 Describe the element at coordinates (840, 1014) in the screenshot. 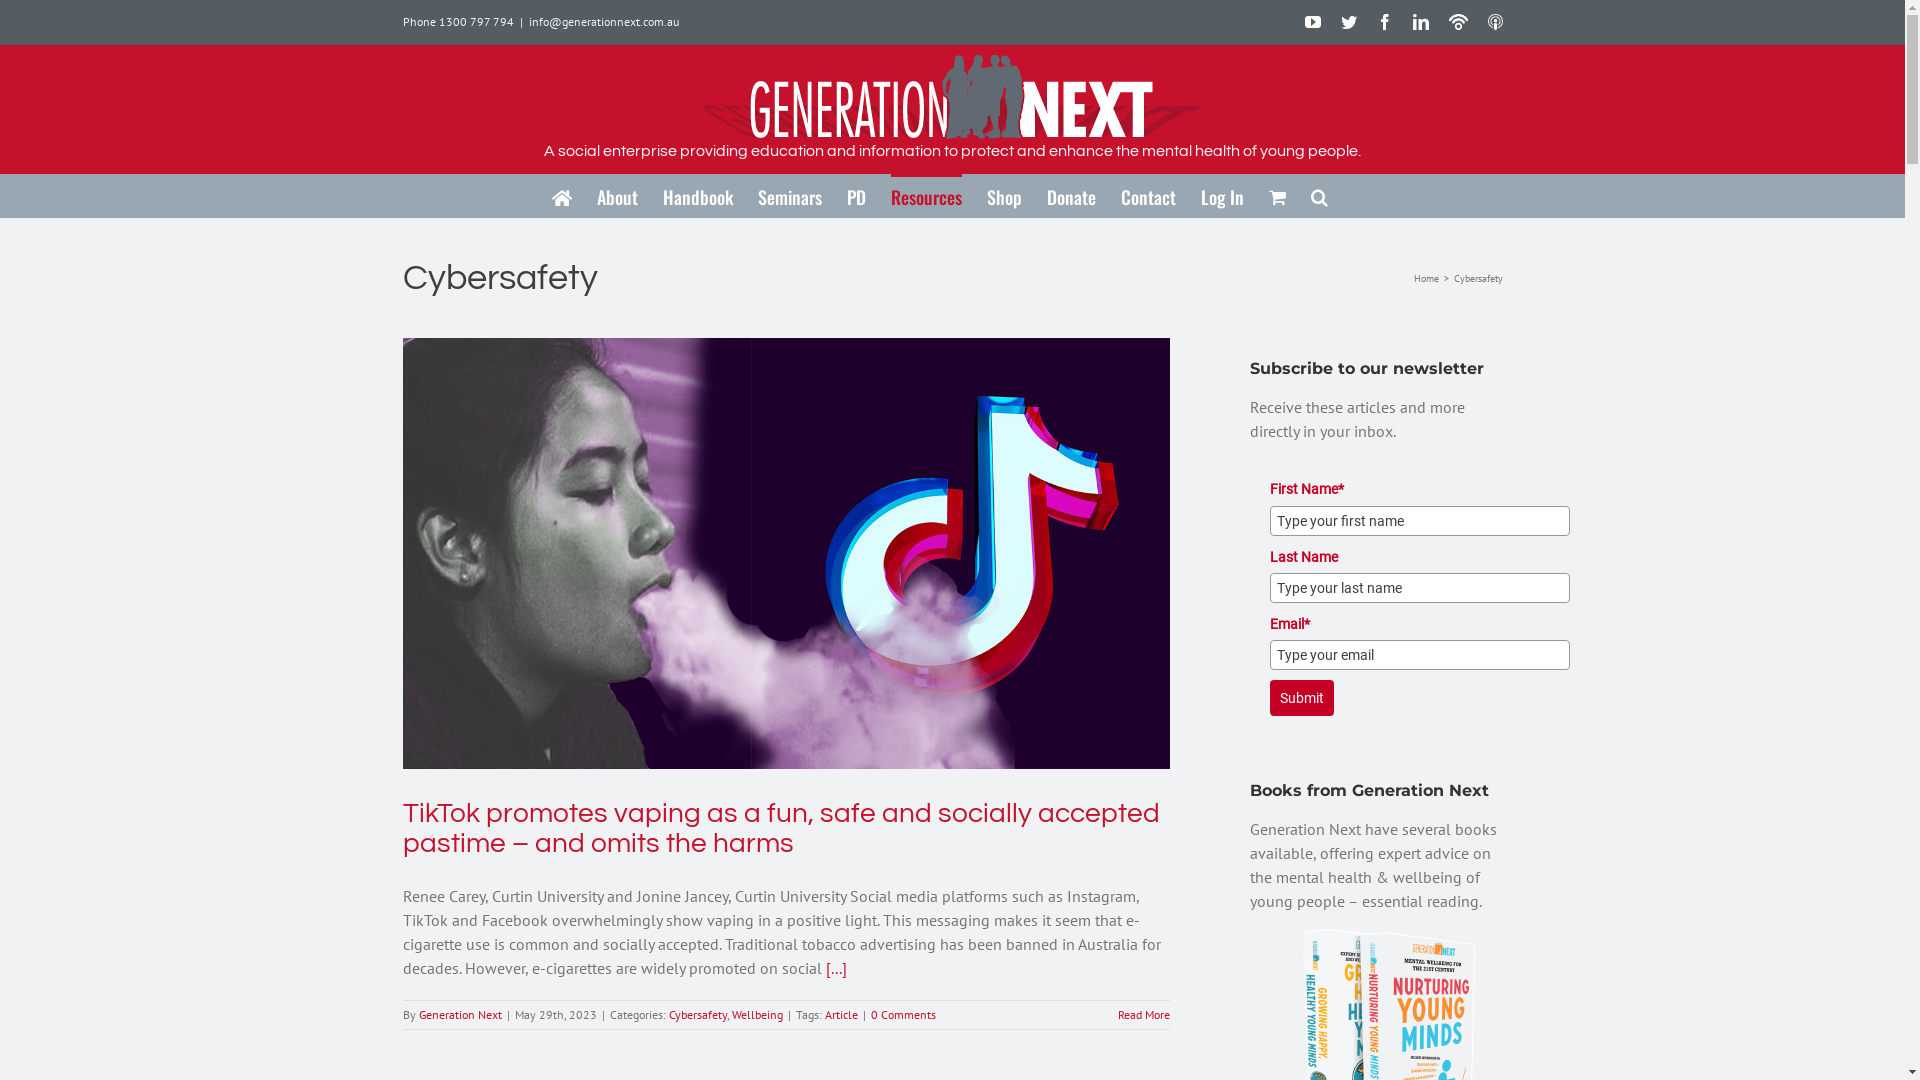

I see `'Article'` at that location.